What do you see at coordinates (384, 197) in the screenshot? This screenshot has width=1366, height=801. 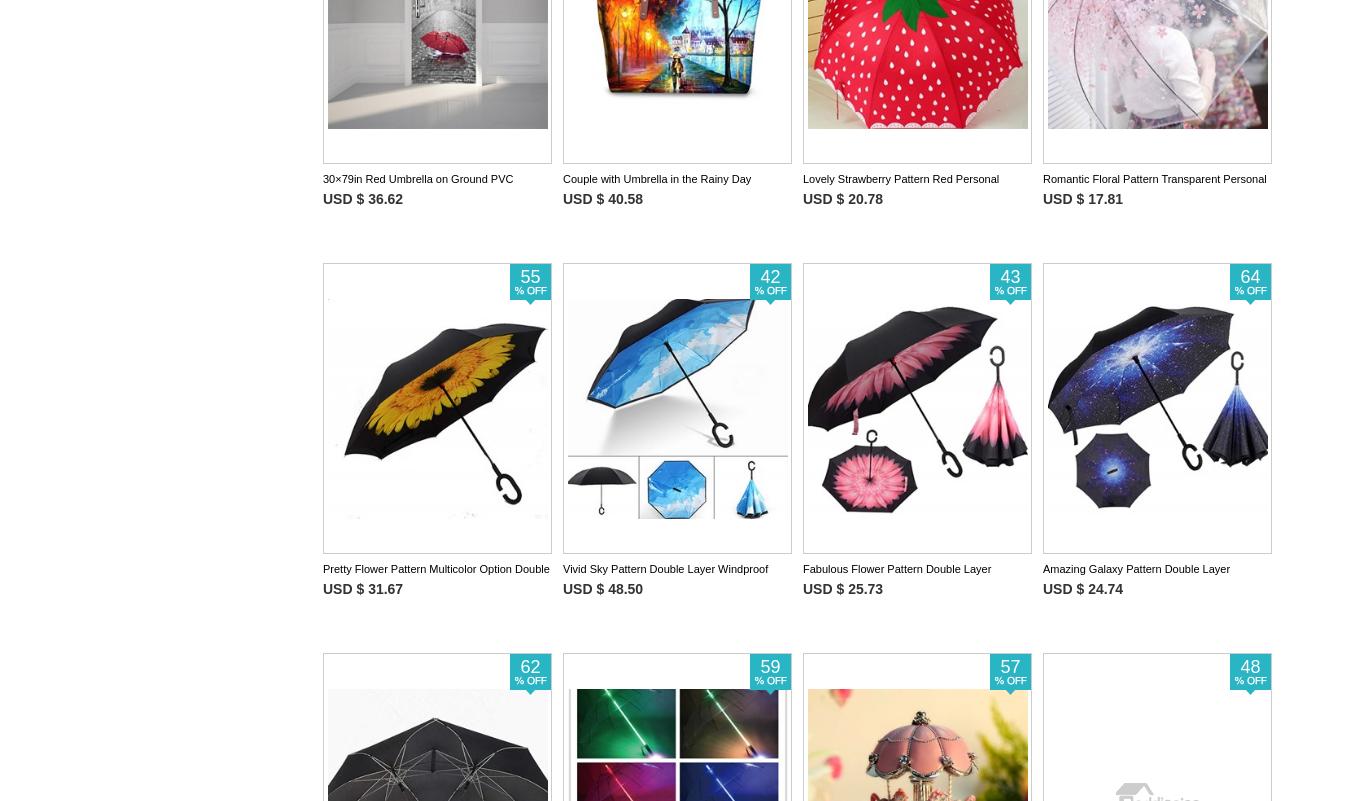 I see `'36.62'` at bounding box center [384, 197].